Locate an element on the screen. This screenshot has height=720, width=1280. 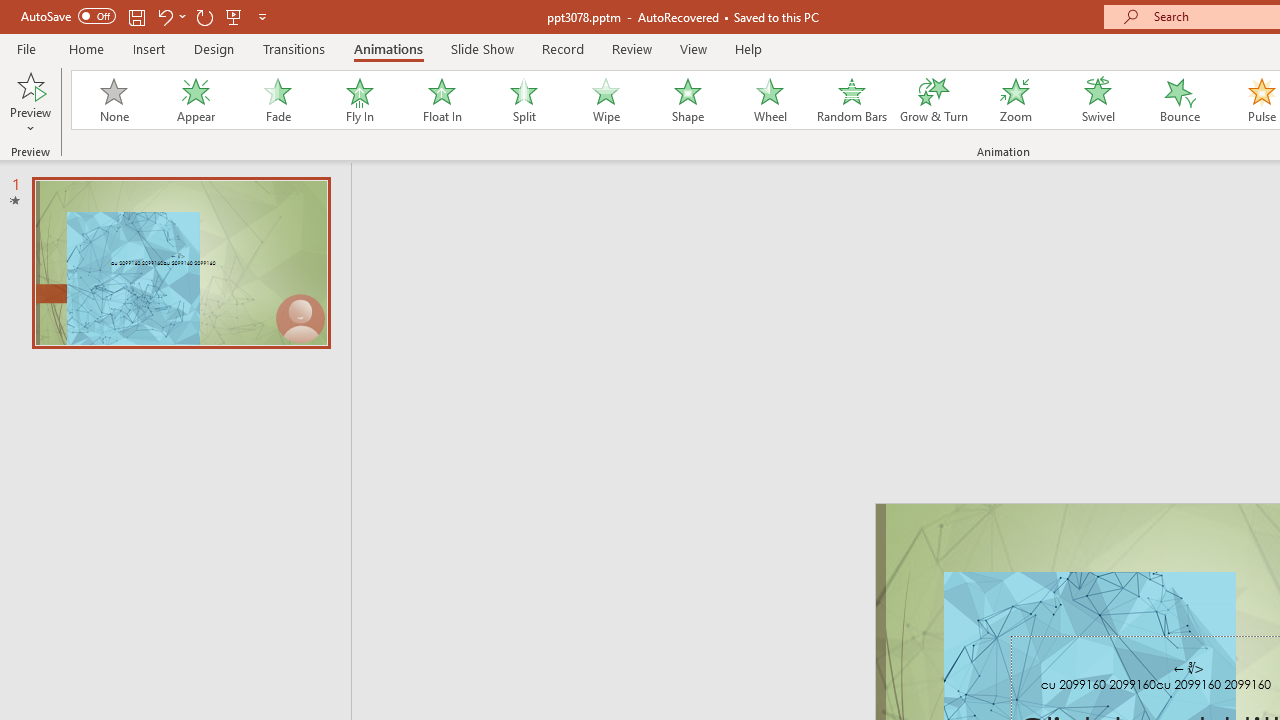
'Appear' is located at coordinates (195, 100).